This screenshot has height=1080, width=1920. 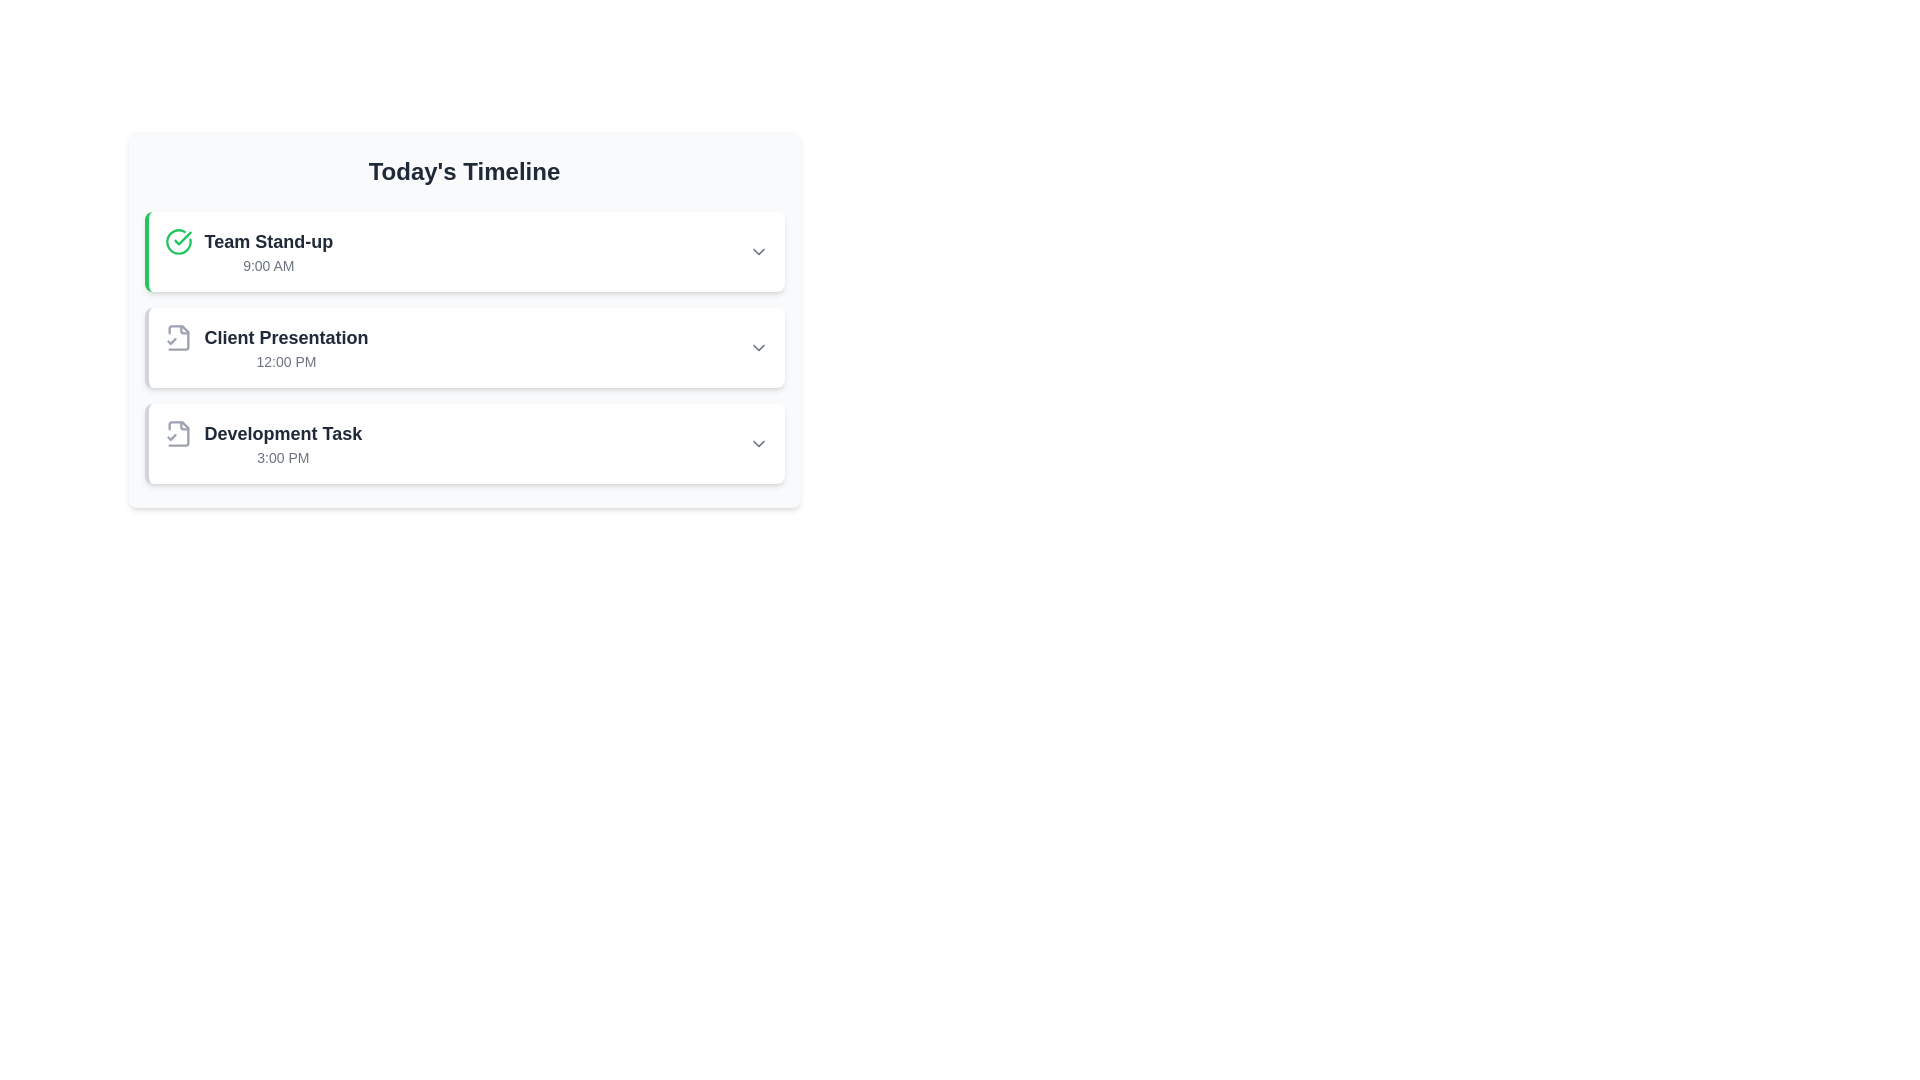 What do you see at coordinates (757, 442) in the screenshot?
I see `the interactive icon located to the right of 'Development Task 3:00 PM'` at bounding box center [757, 442].